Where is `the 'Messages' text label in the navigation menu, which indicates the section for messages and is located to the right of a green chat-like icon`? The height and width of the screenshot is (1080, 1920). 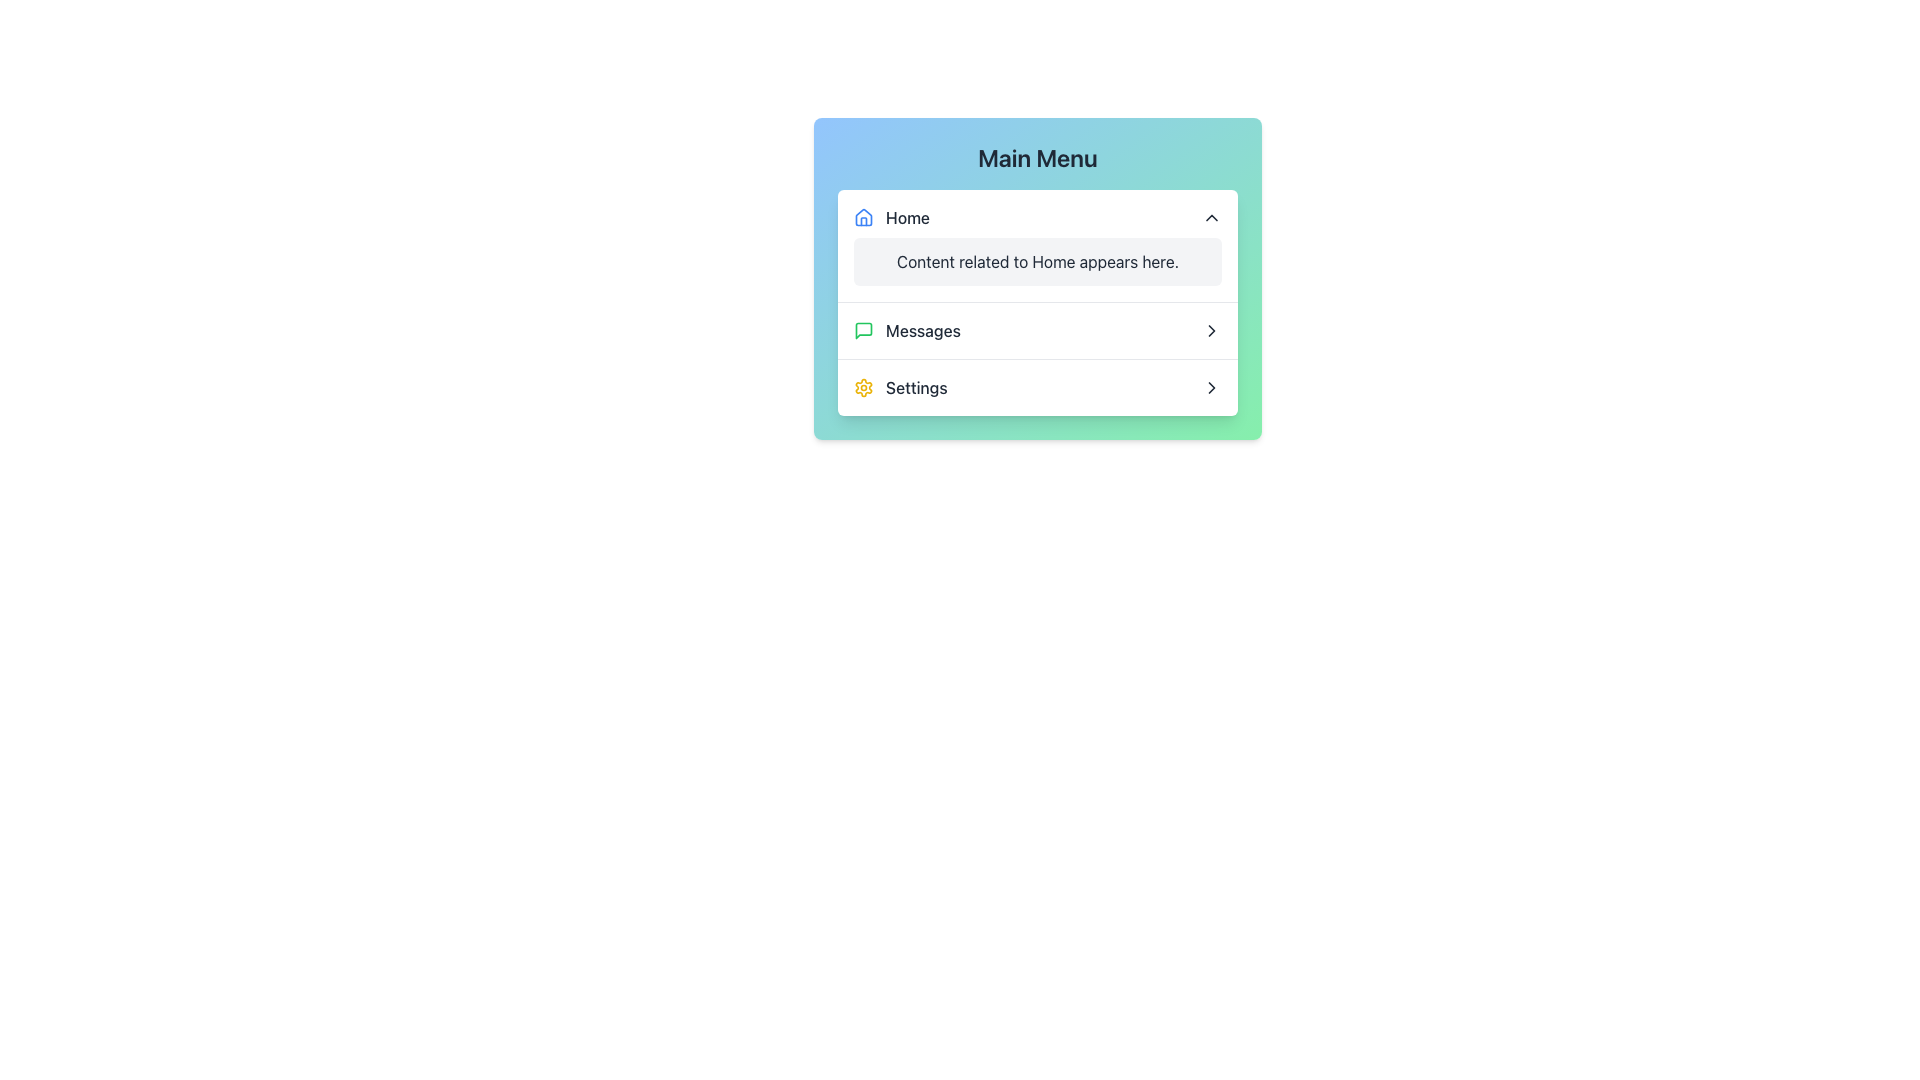 the 'Messages' text label in the navigation menu, which indicates the section for messages and is located to the right of a green chat-like icon is located at coordinates (922, 330).